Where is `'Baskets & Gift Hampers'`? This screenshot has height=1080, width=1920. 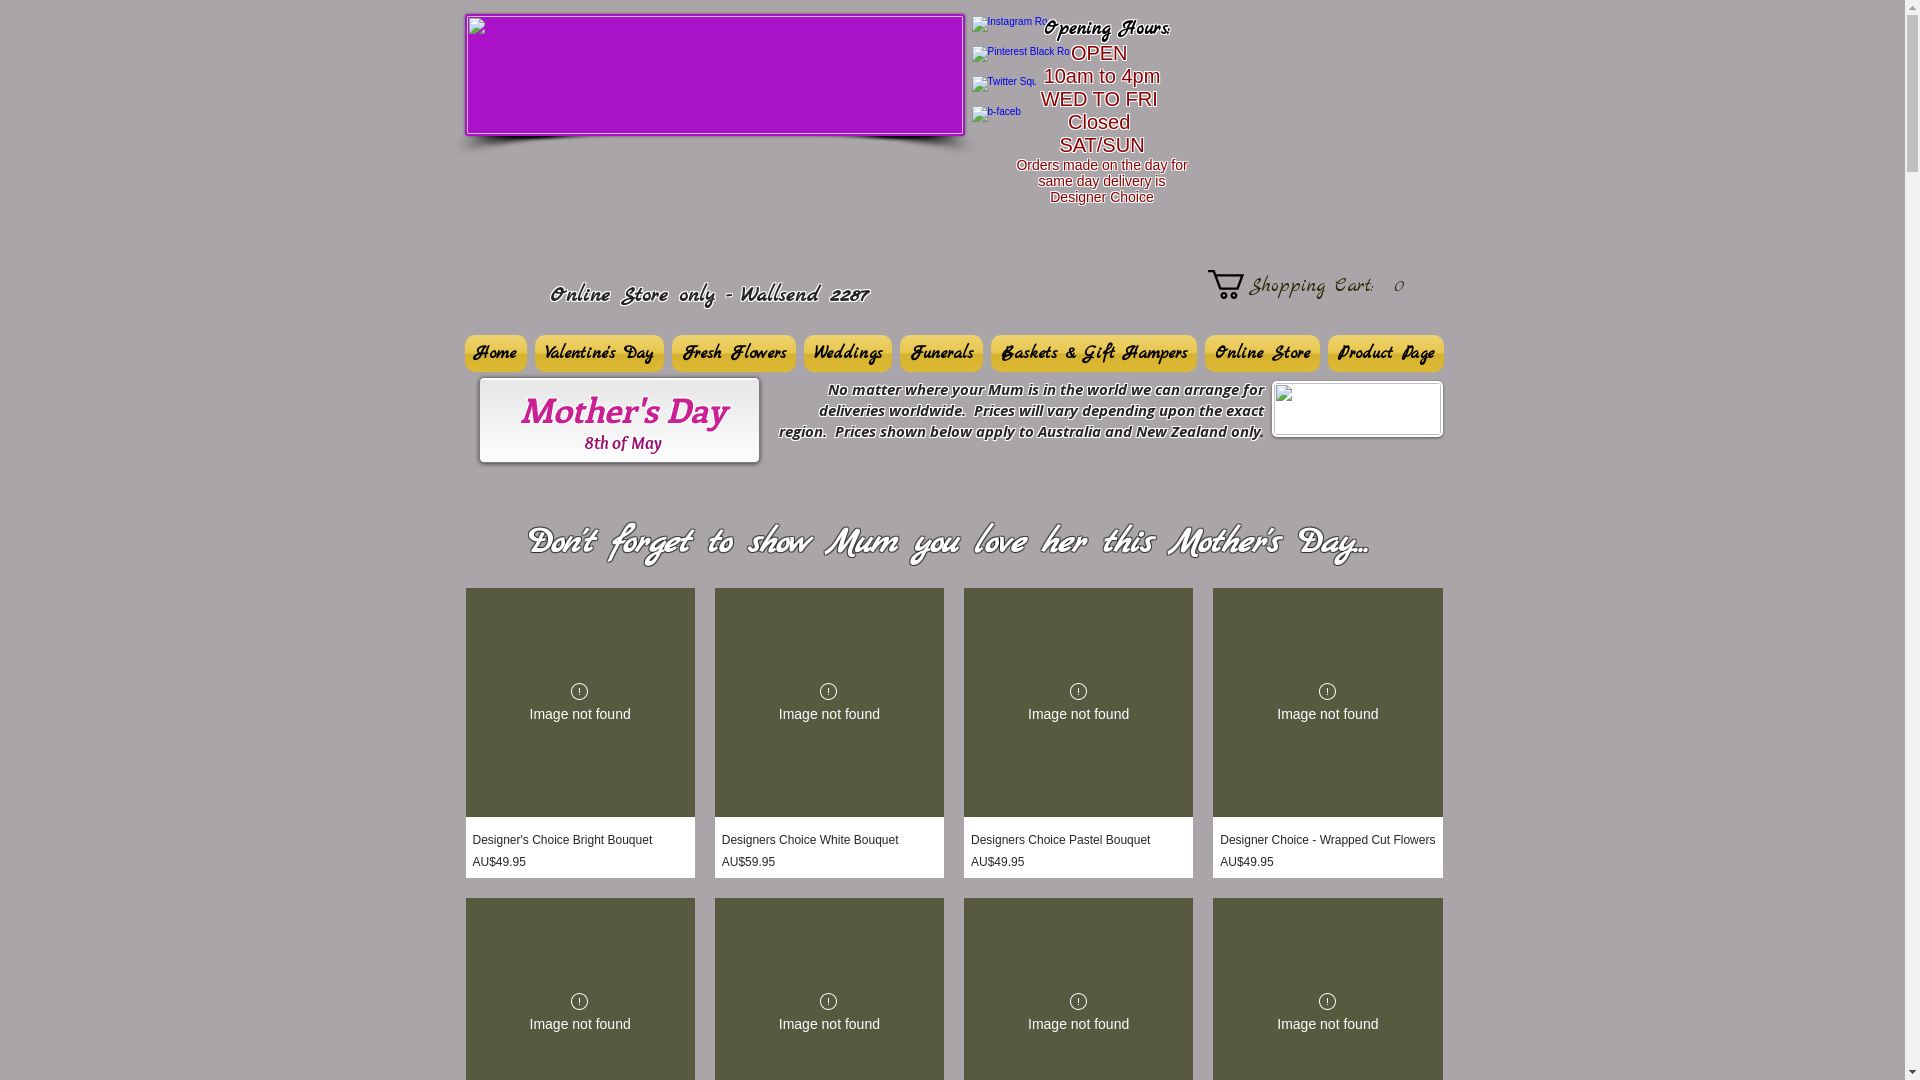
'Baskets & Gift Hampers' is located at coordinates (1092, 352).